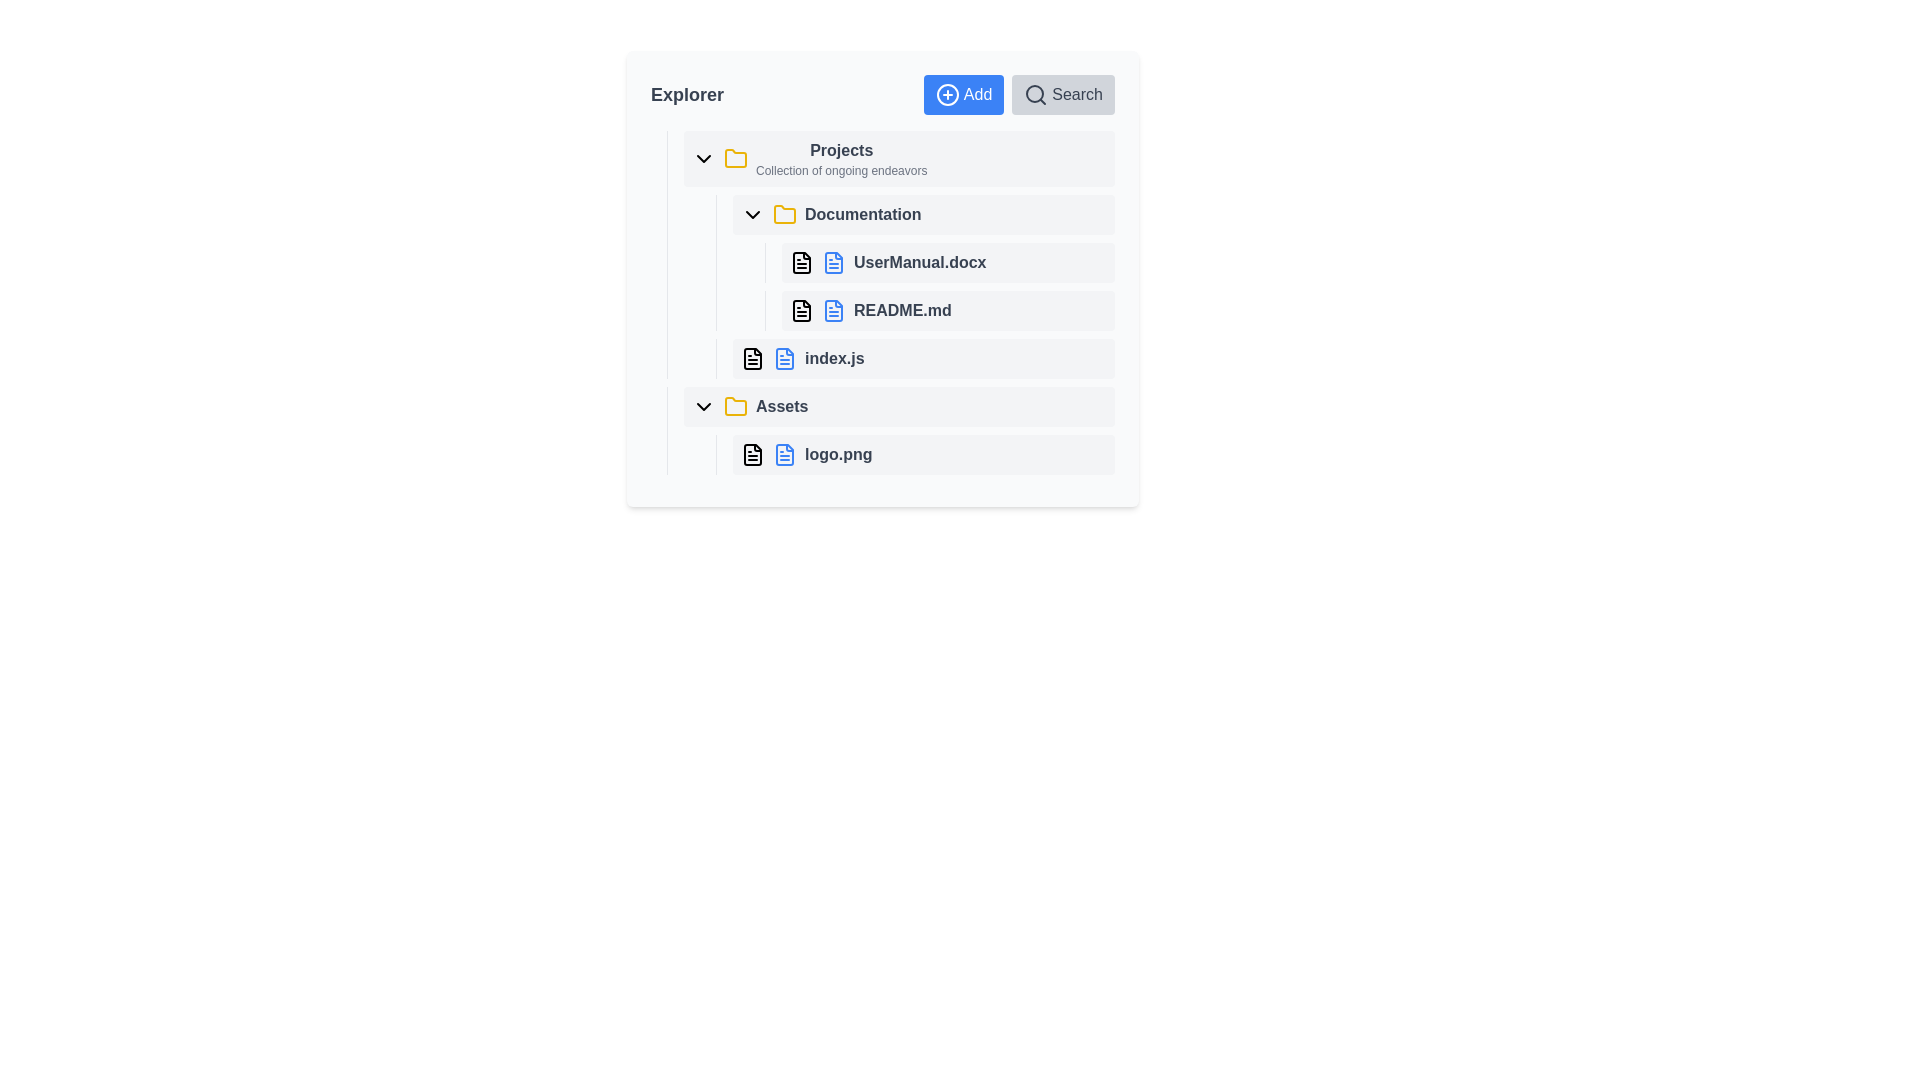  Describe the element at coordinates (801, 311) in the screenshot. I see `the 'README.md' file icon located within the 'Documentation' folder` at that location.